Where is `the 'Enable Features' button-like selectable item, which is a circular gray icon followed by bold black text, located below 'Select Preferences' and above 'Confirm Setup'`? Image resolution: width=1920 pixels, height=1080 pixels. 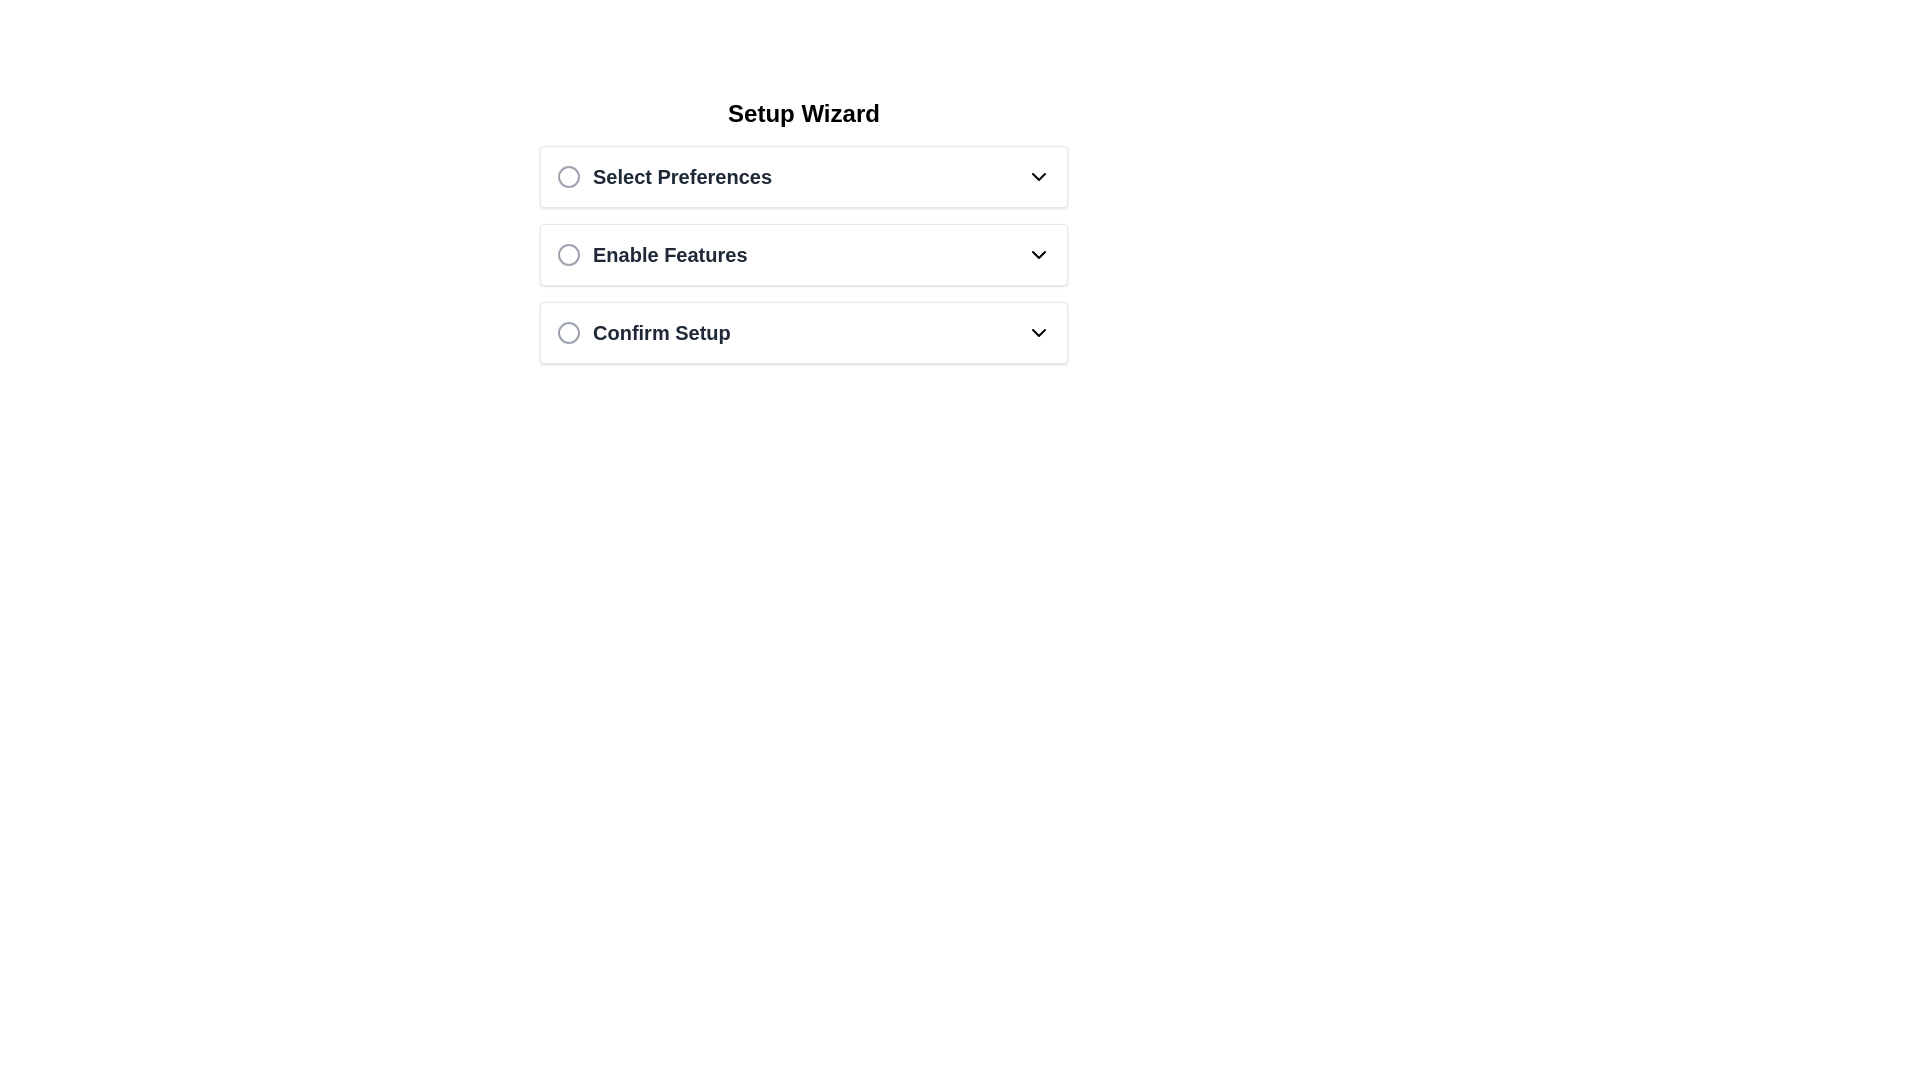 the 'Enable Features' button-like selectable item, which is a circular gray icon followed by bold black text, located below 'Select Preferences' and above 'Confirm Setup' is located at coordinates (652, 253).